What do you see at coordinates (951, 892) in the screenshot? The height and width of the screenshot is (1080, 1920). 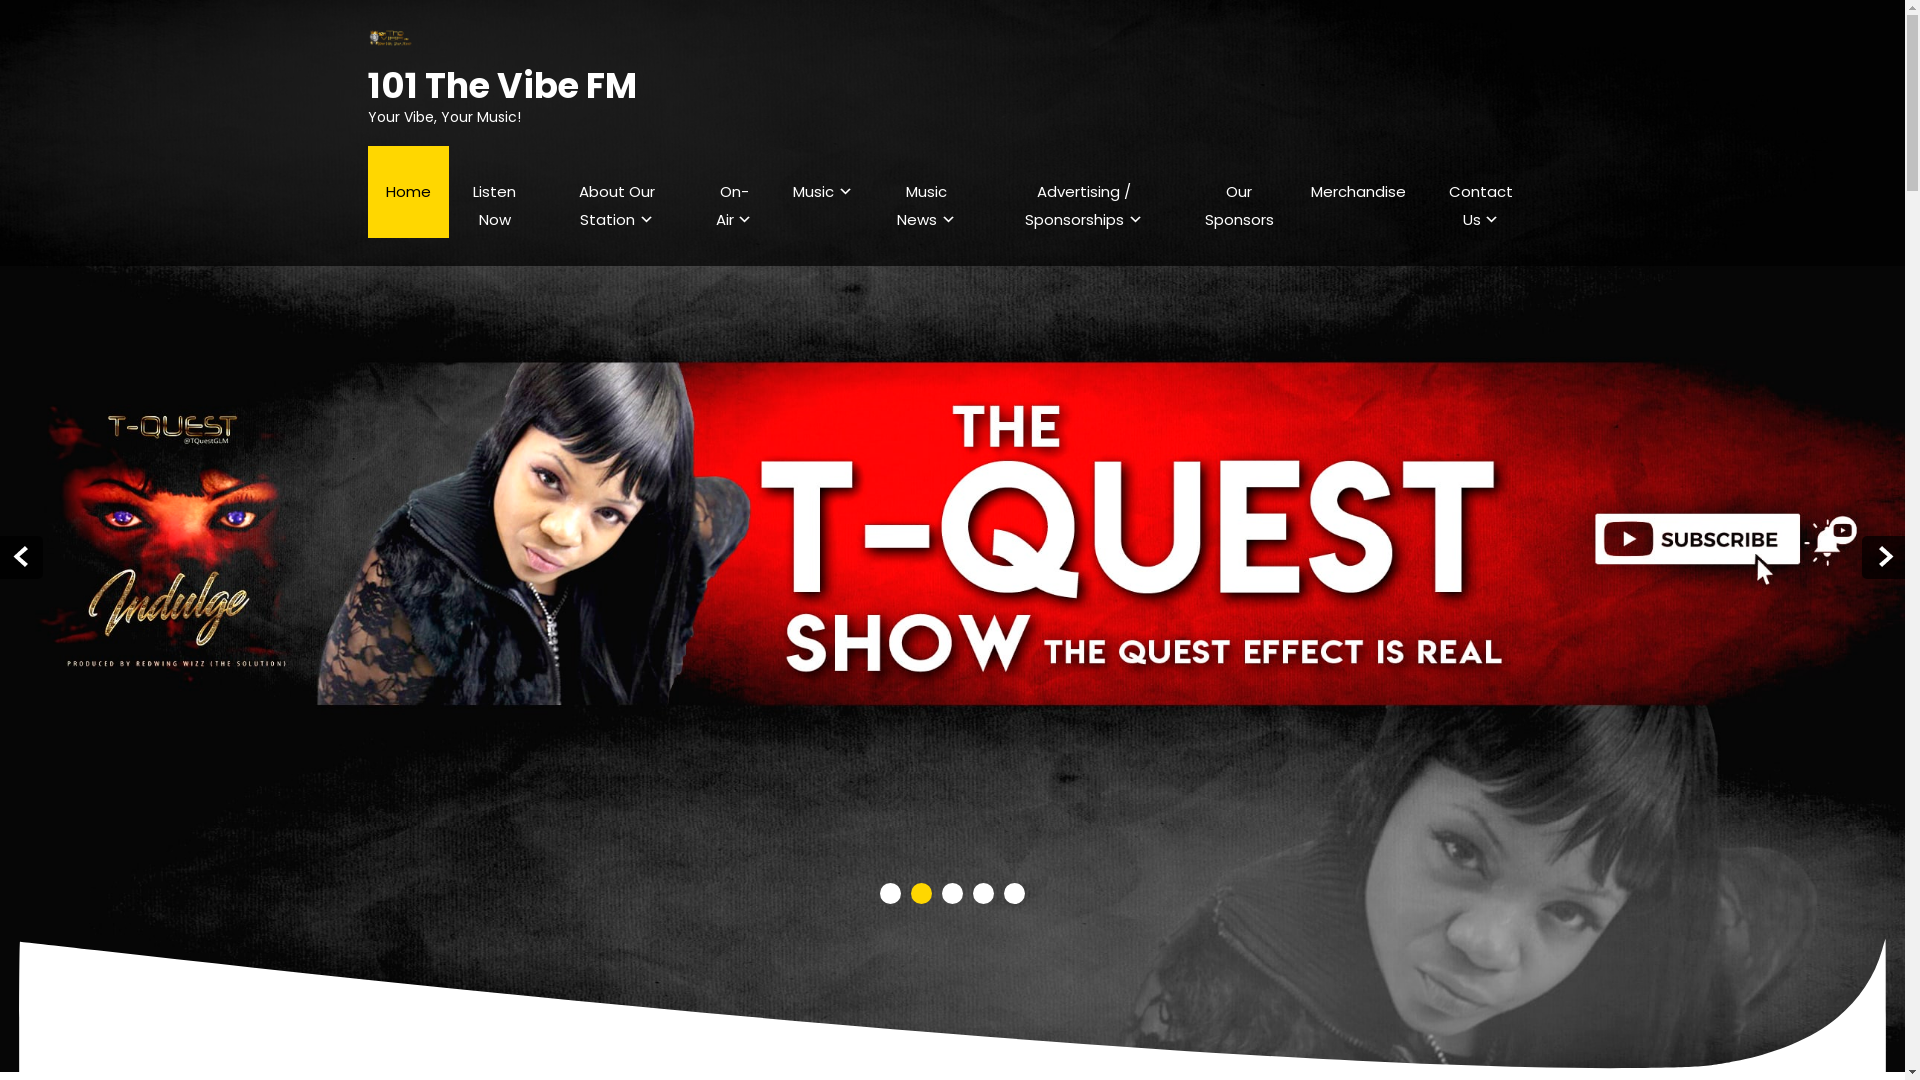 I see `'3'` at bounding box center [951, 892].